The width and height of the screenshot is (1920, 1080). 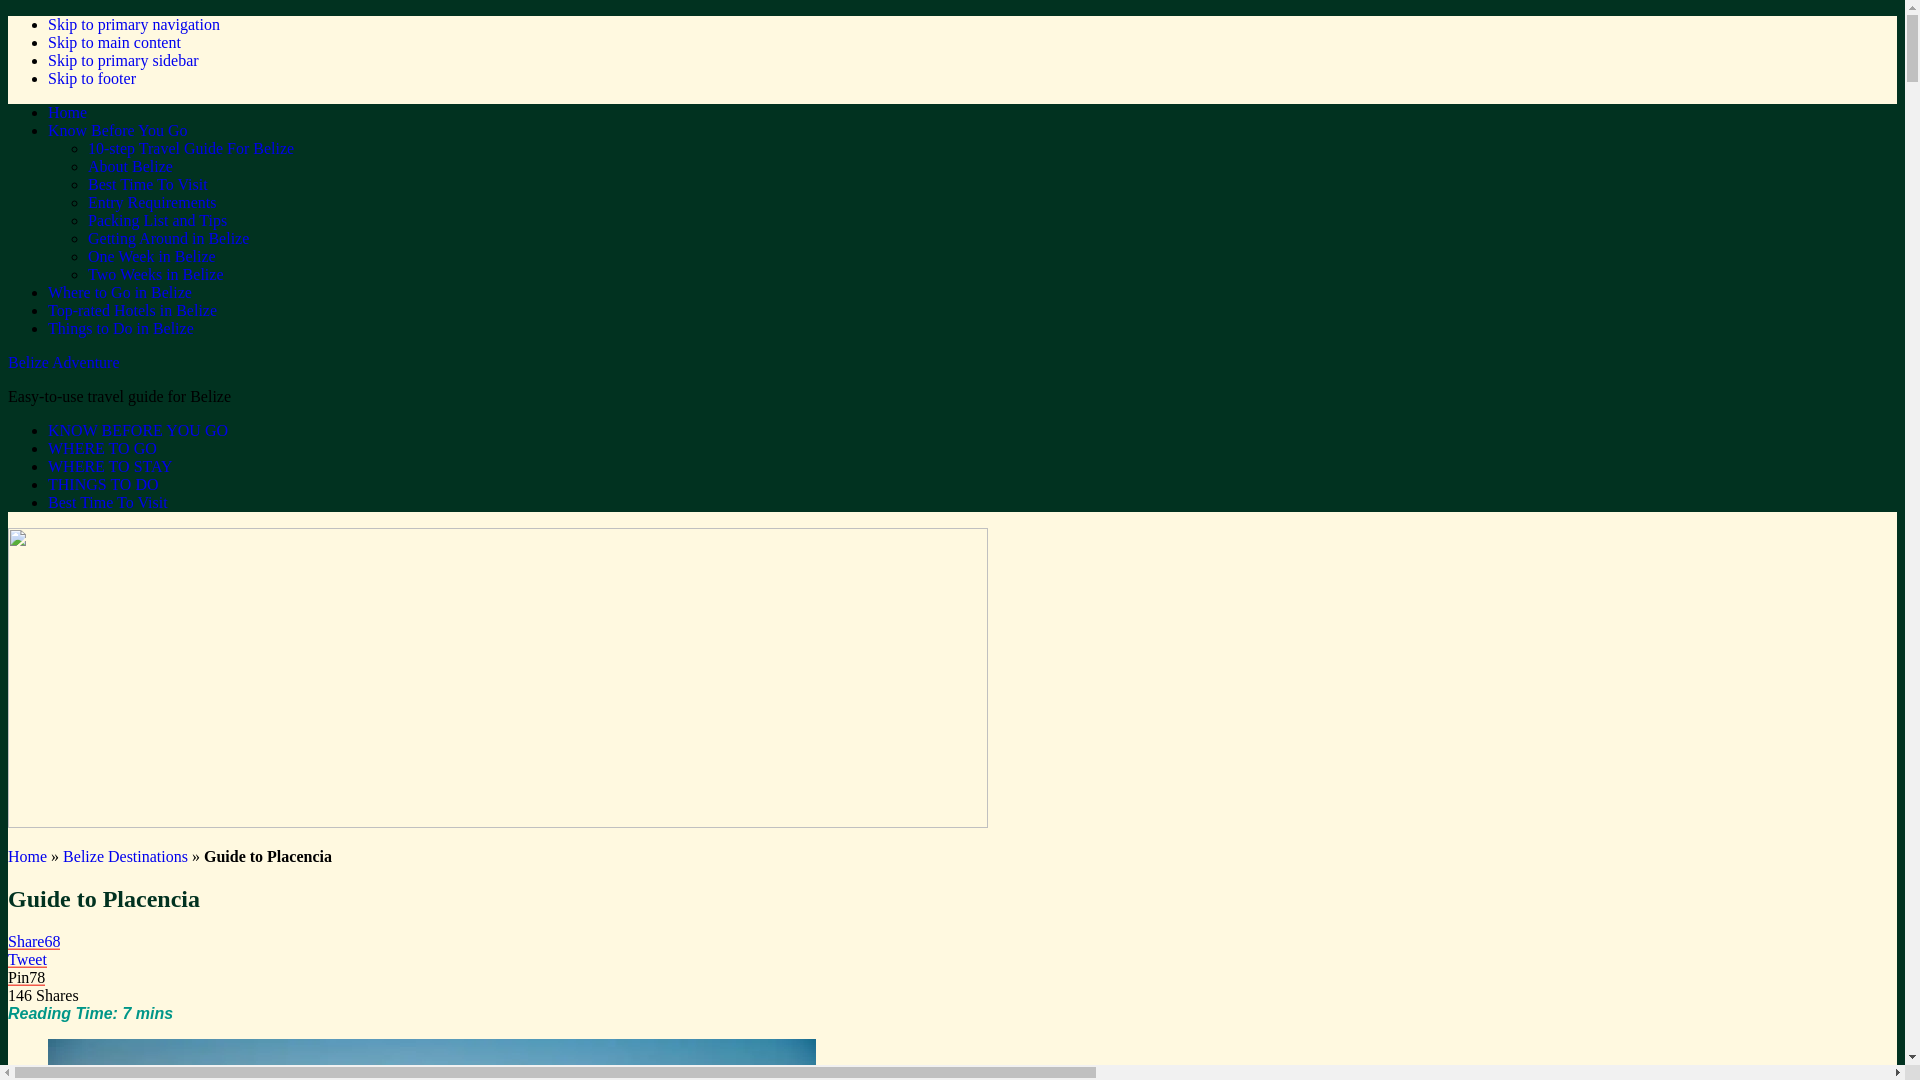 I want to click on 'Skip to main content', so click(x=113, y=42).